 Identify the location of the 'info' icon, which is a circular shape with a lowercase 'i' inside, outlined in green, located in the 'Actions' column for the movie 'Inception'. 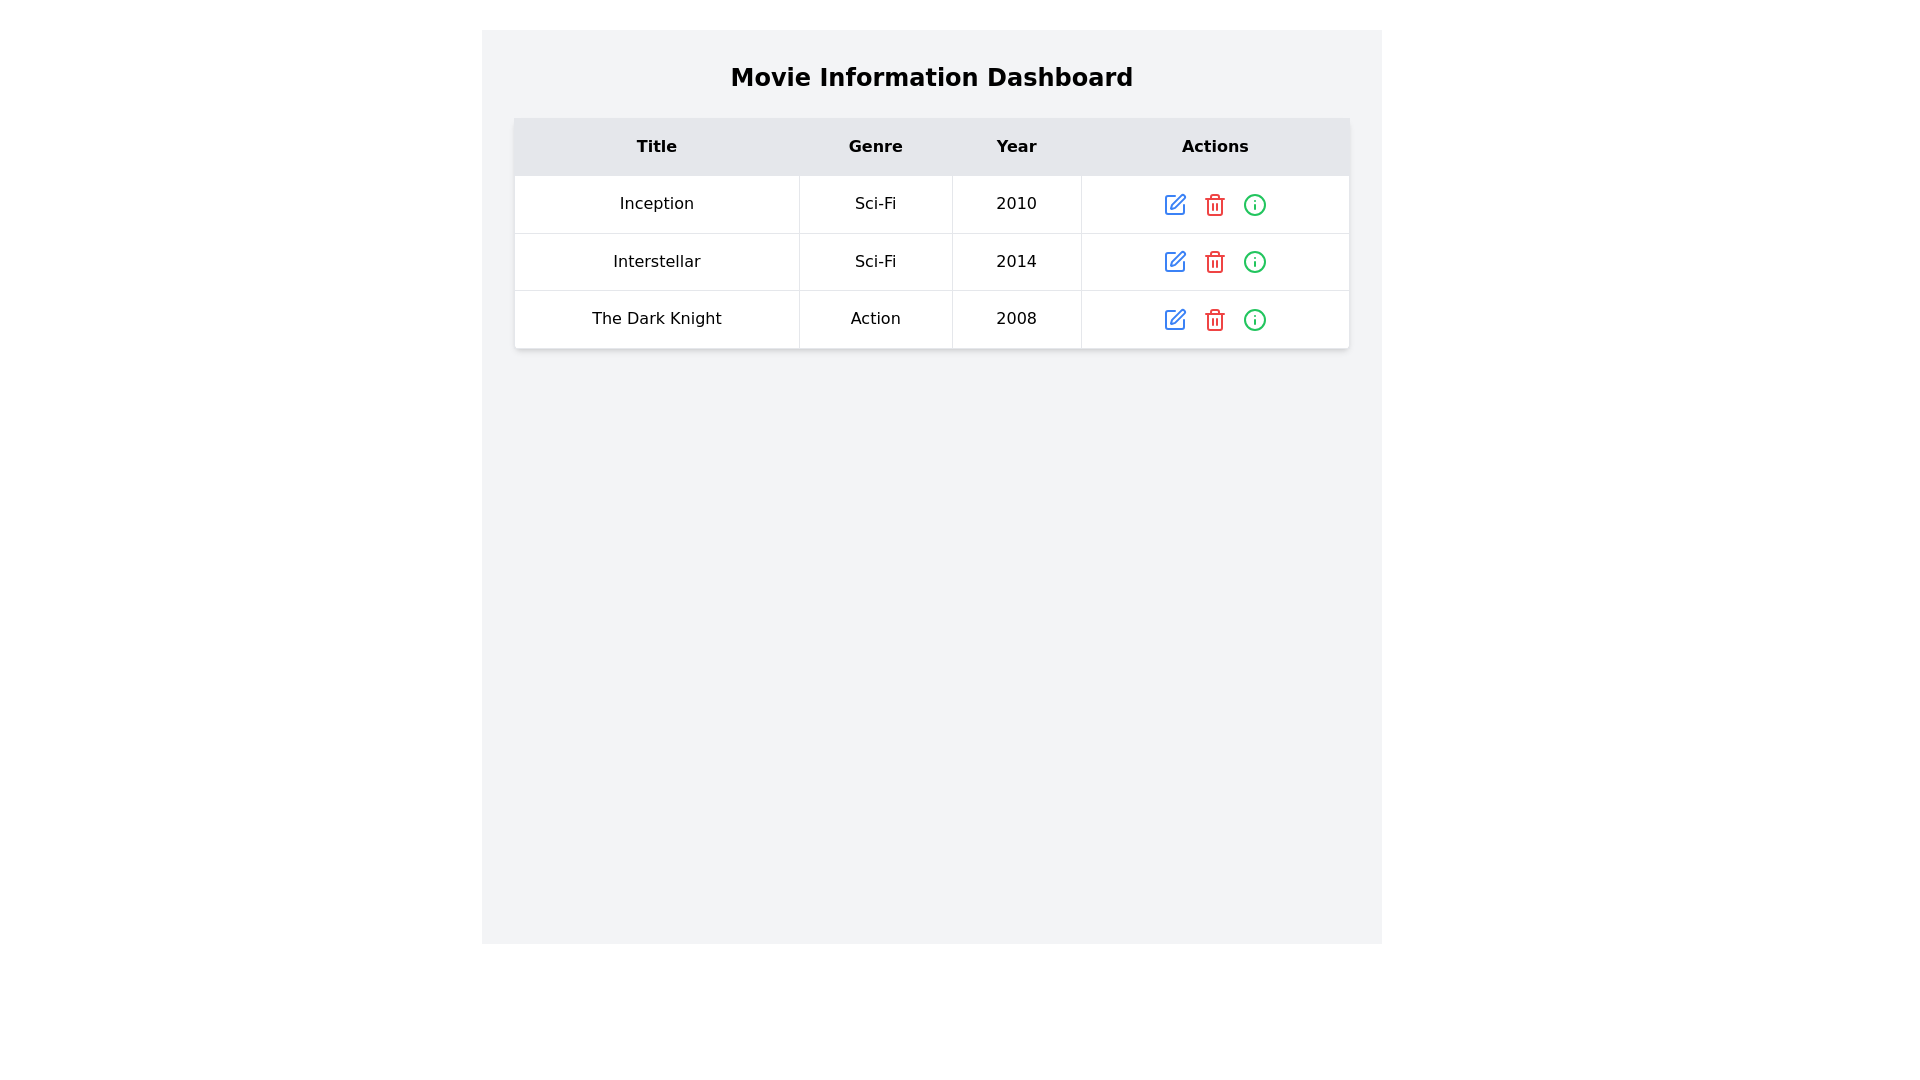
(1254, 204).